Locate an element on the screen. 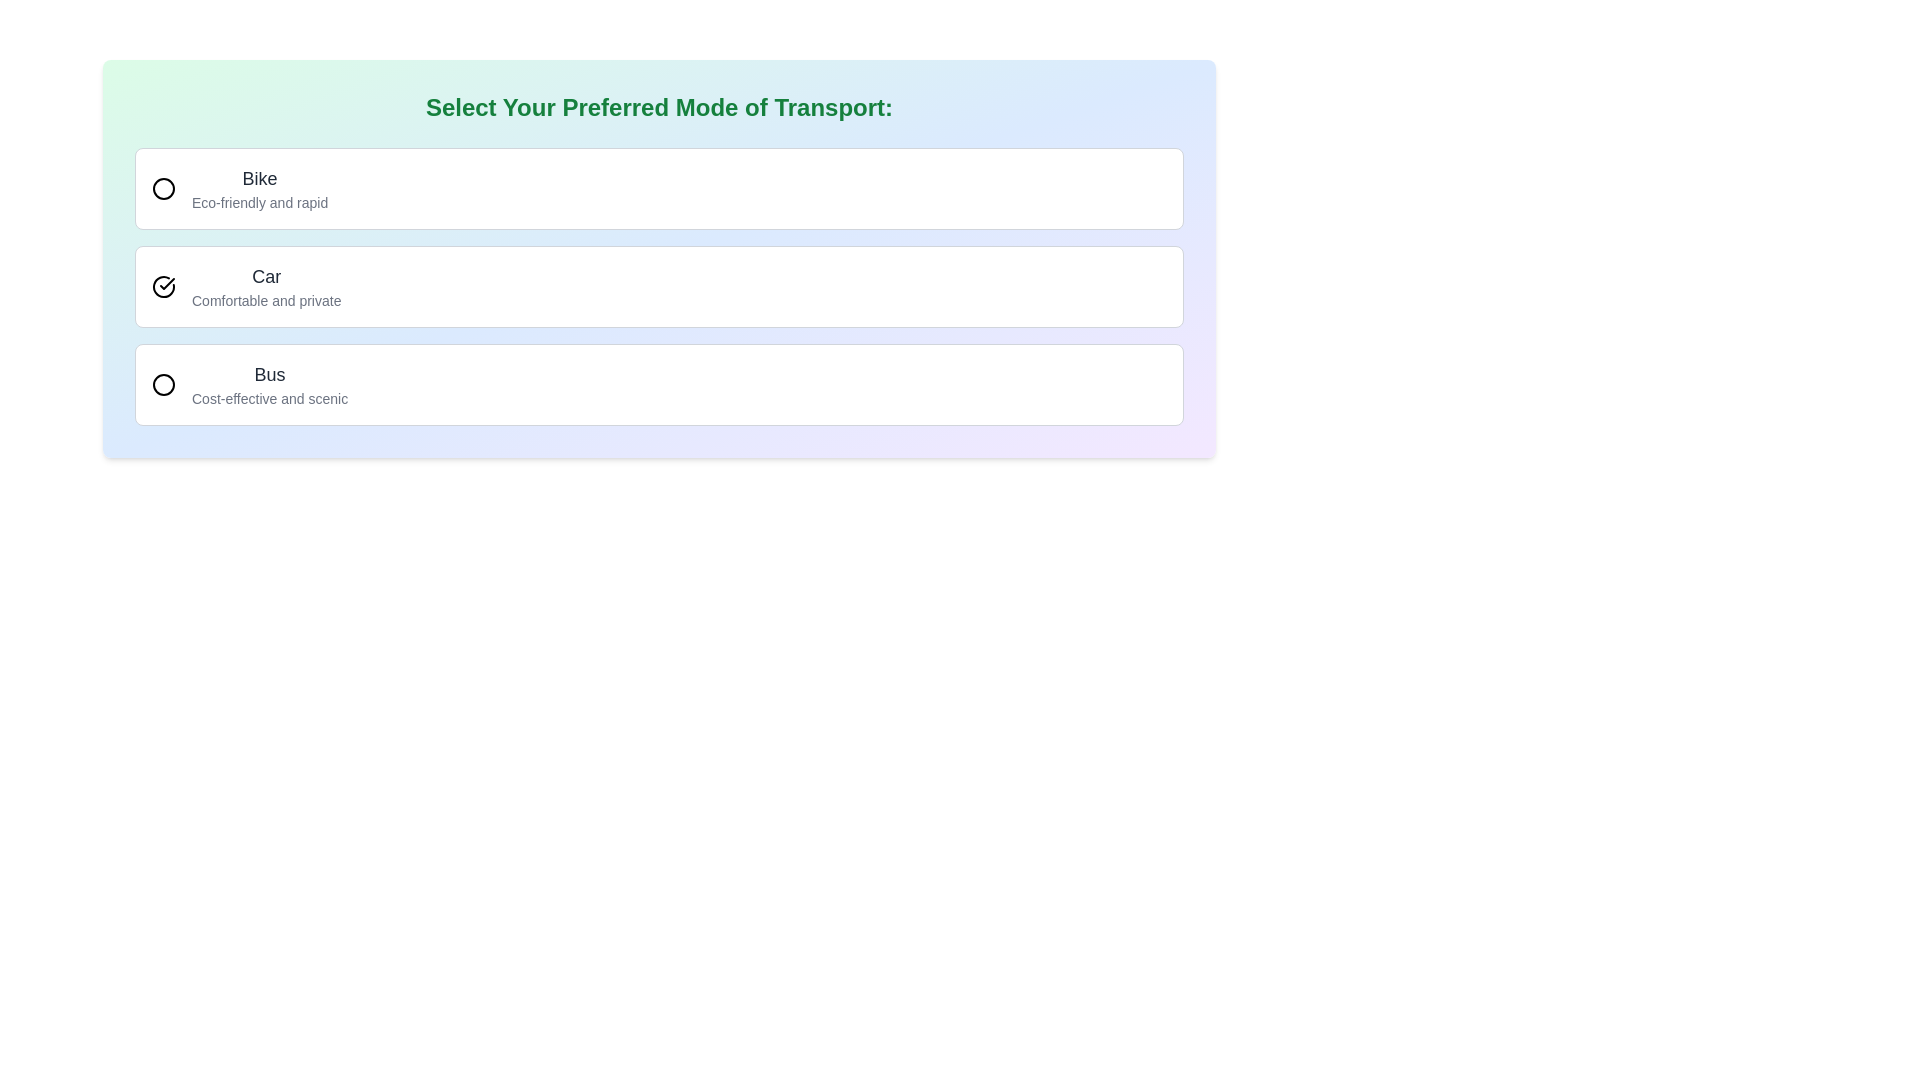  the text label for the third transport option, 'Bus', which serves as a title for this selection in the vertical list of transport modes is located at coordinates (269, 374).